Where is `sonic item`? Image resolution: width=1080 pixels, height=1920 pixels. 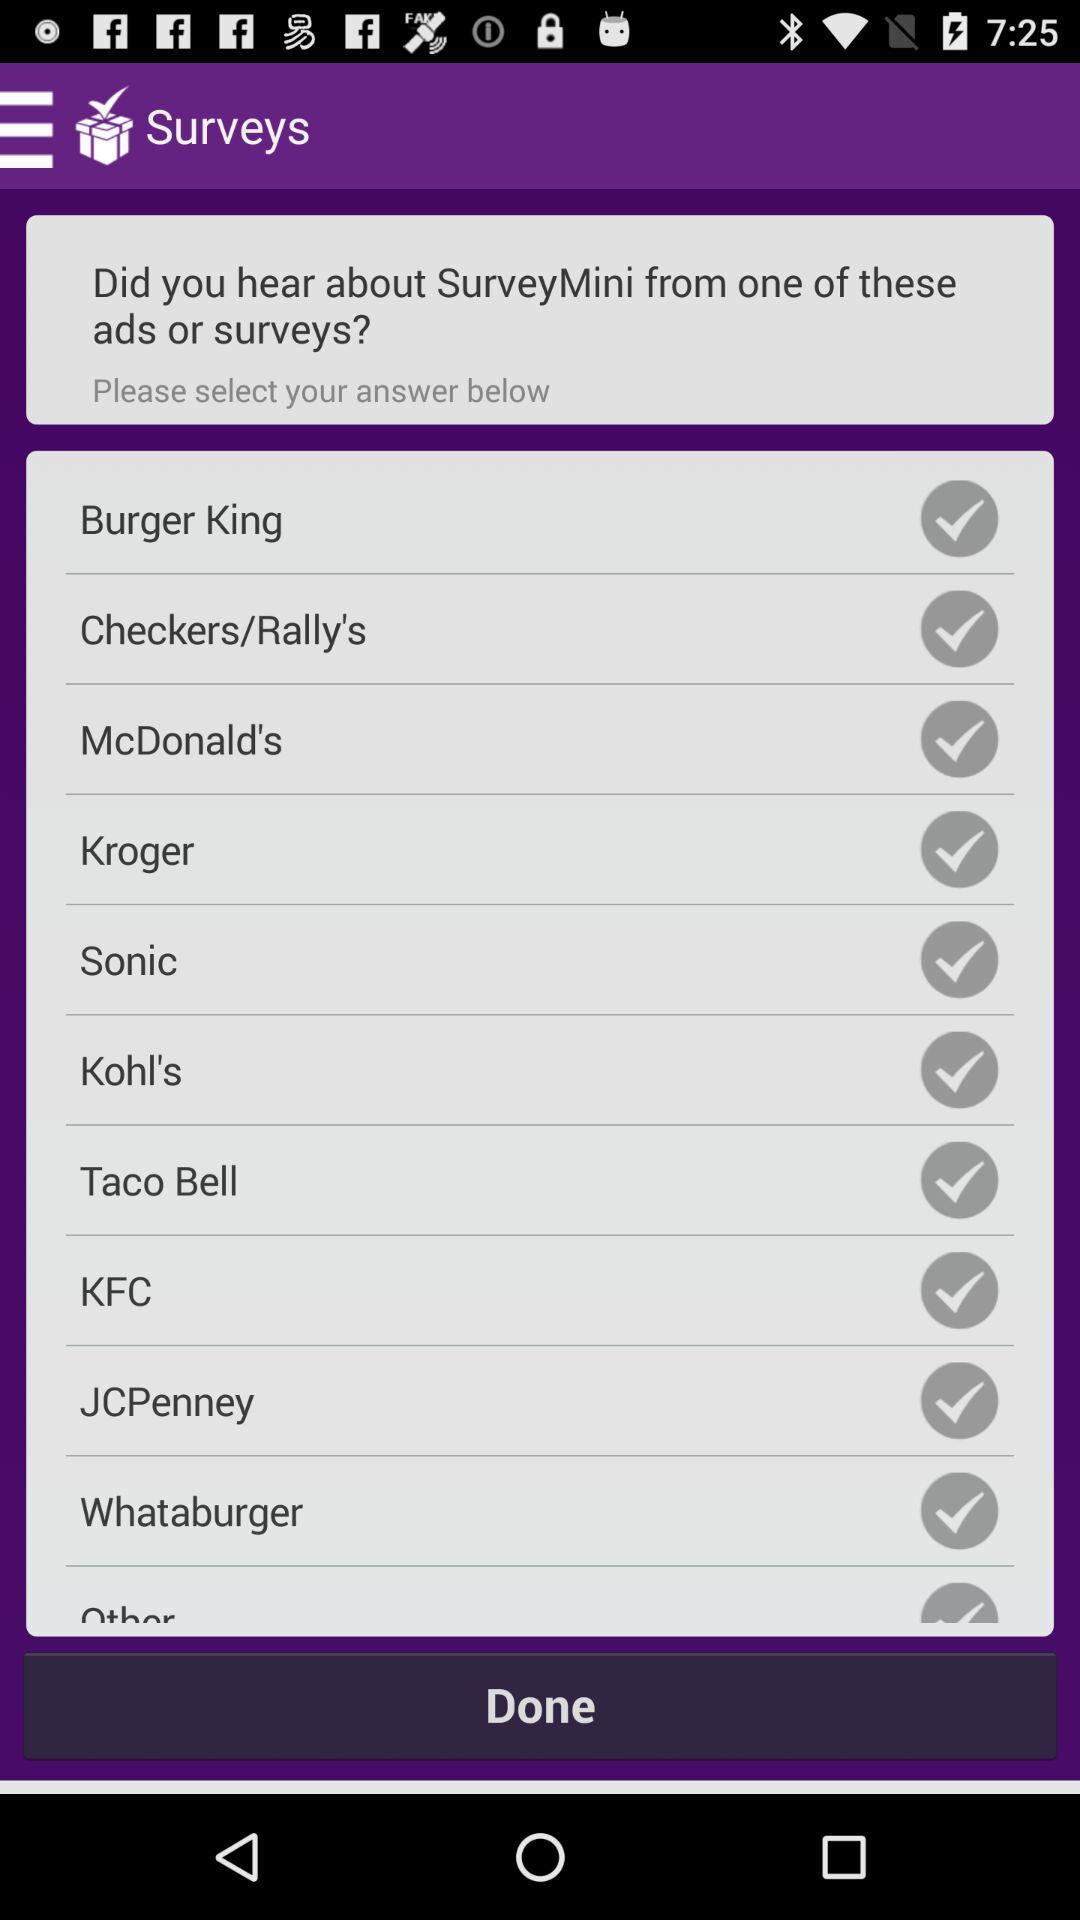
sonic item is located at coordinates (540, 958).